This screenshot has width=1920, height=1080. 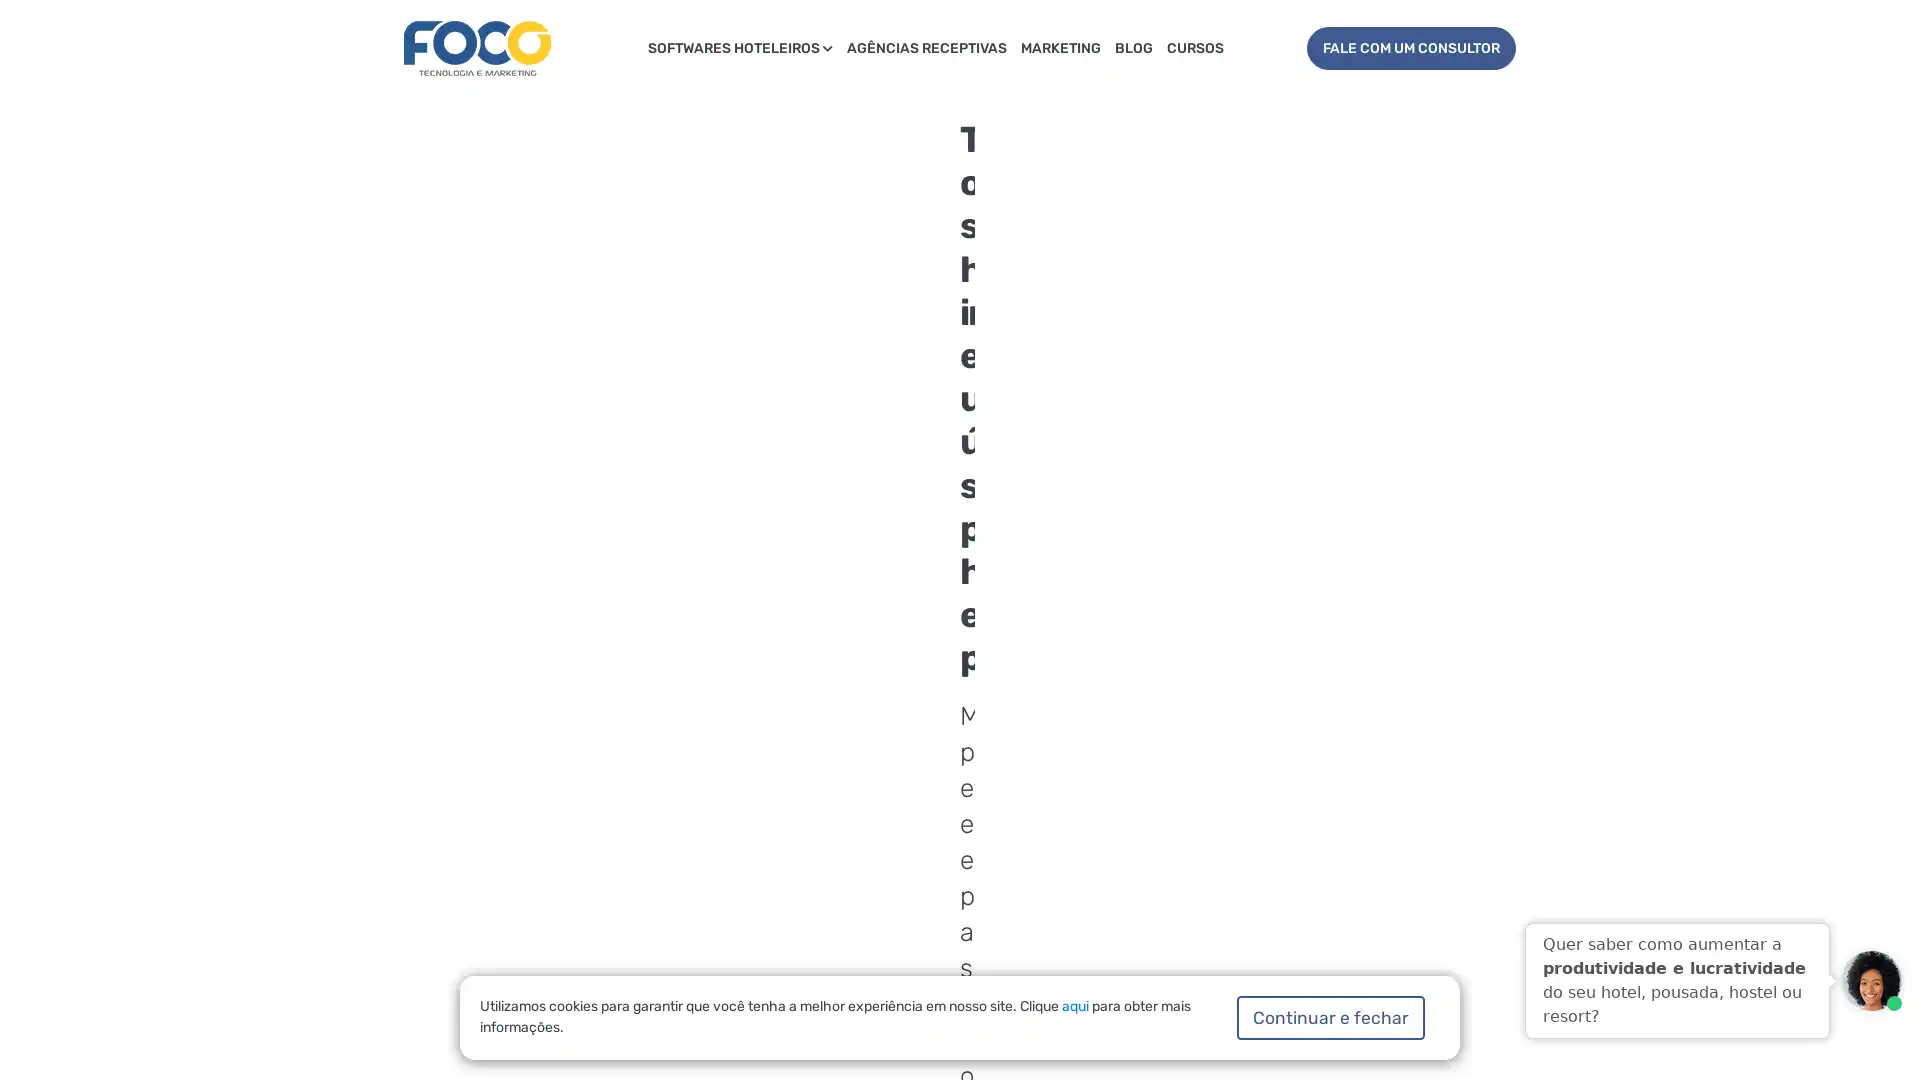 What do you see at coordinates (1330, 1017) in the screenshot?
I see `Continuar e fechar` at bounding box center [1330, 1017].